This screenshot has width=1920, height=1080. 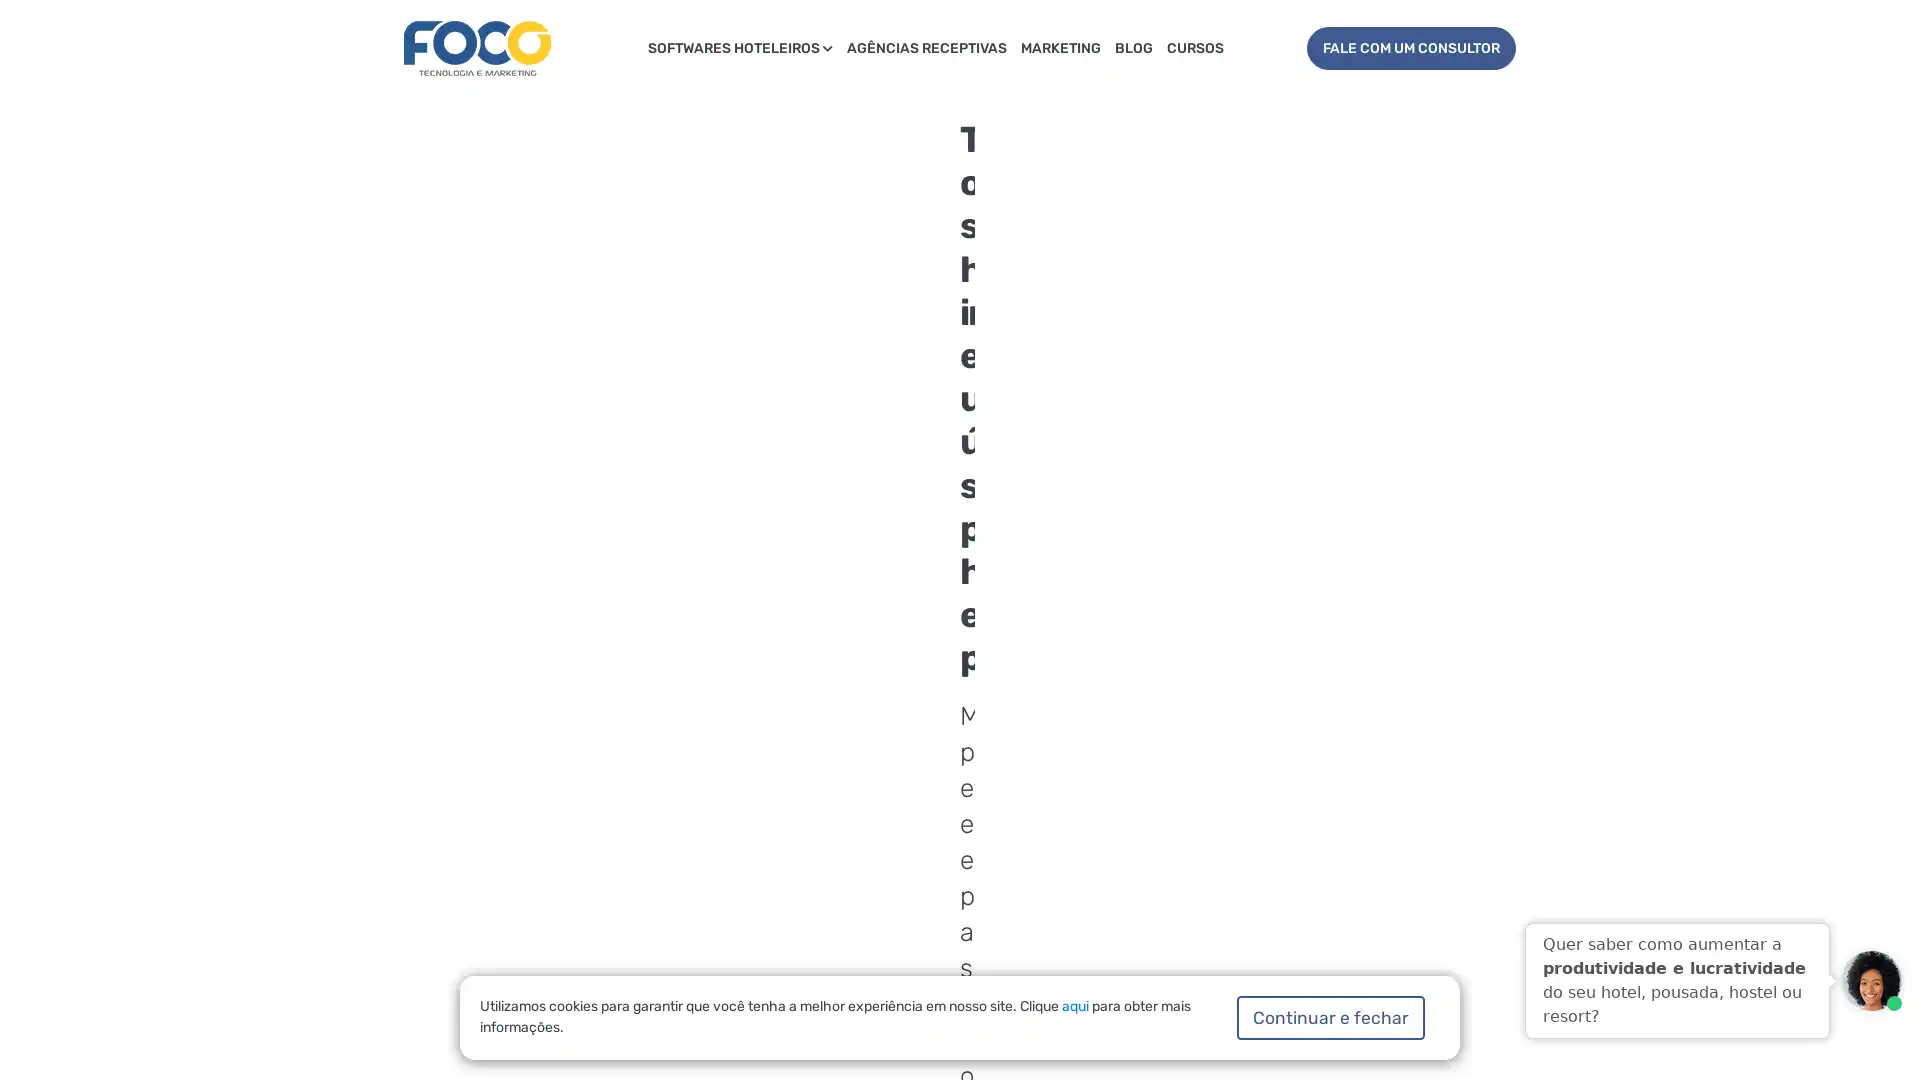 What do you see at coordinates (1330, 1017) in the screenshot?
I see `Continuar e fechar` at bounding box center [1330, 1017].